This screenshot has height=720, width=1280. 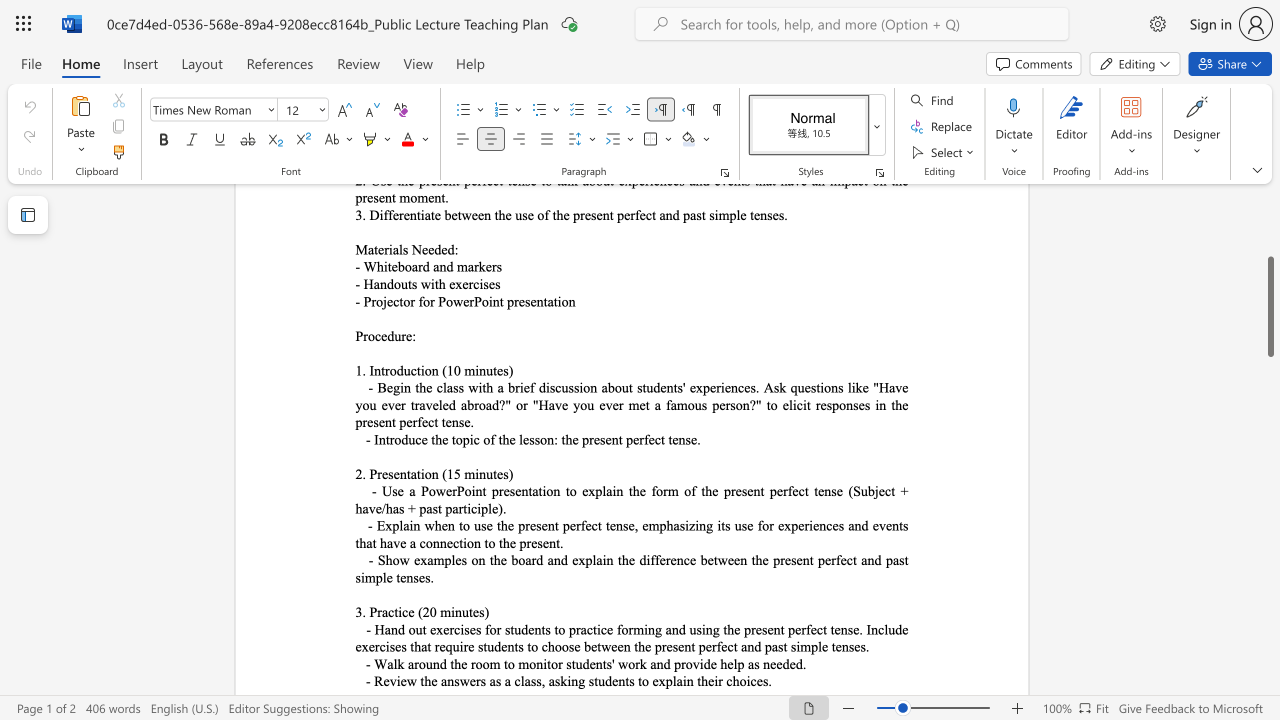 I want to click on the subset text "t perfect tense (Subject + have/has + past participle)" within the text "- Use a PowerPoint presentation to explain the form of the present perfect tense (Subject + have/has + past participle).", so click(x=759, y=491).